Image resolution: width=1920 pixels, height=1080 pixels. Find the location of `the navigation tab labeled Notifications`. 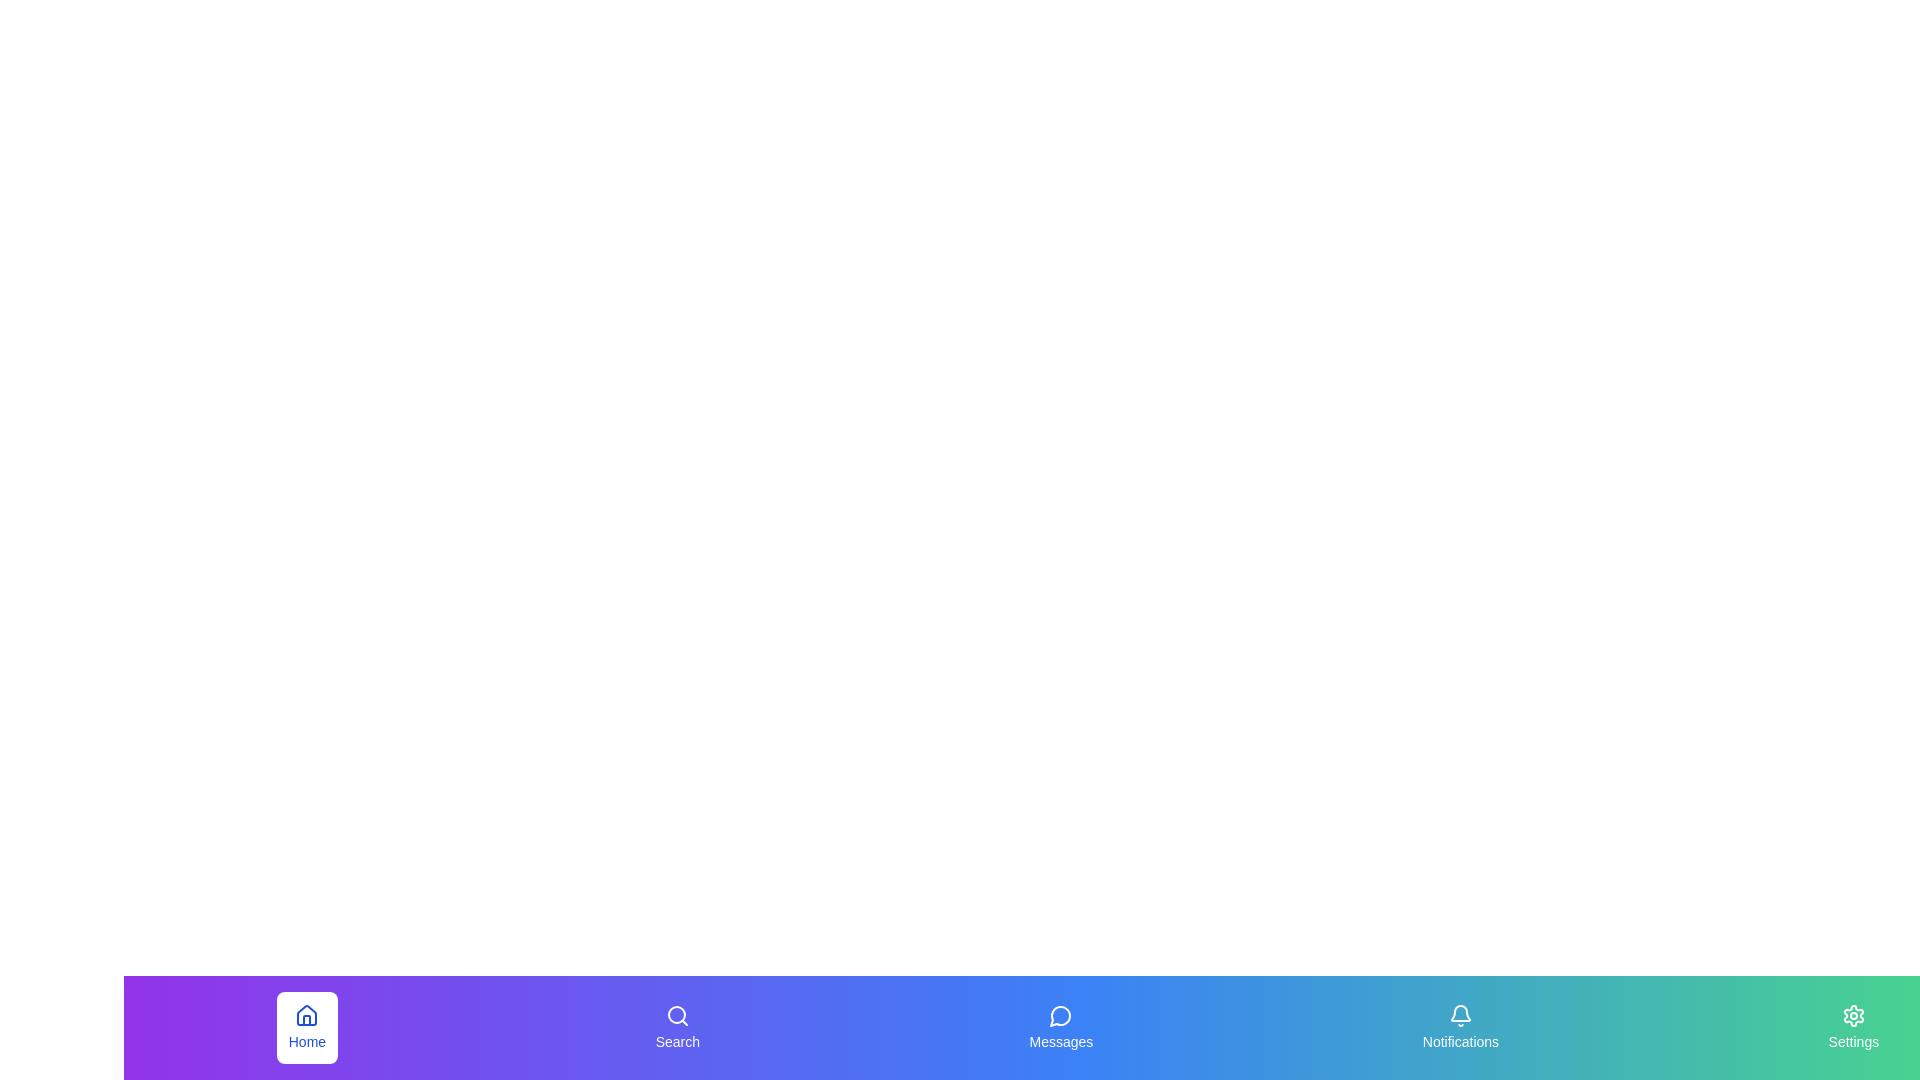

the navigation tab labeled Notifications is located at coordinates (1459, 1028).